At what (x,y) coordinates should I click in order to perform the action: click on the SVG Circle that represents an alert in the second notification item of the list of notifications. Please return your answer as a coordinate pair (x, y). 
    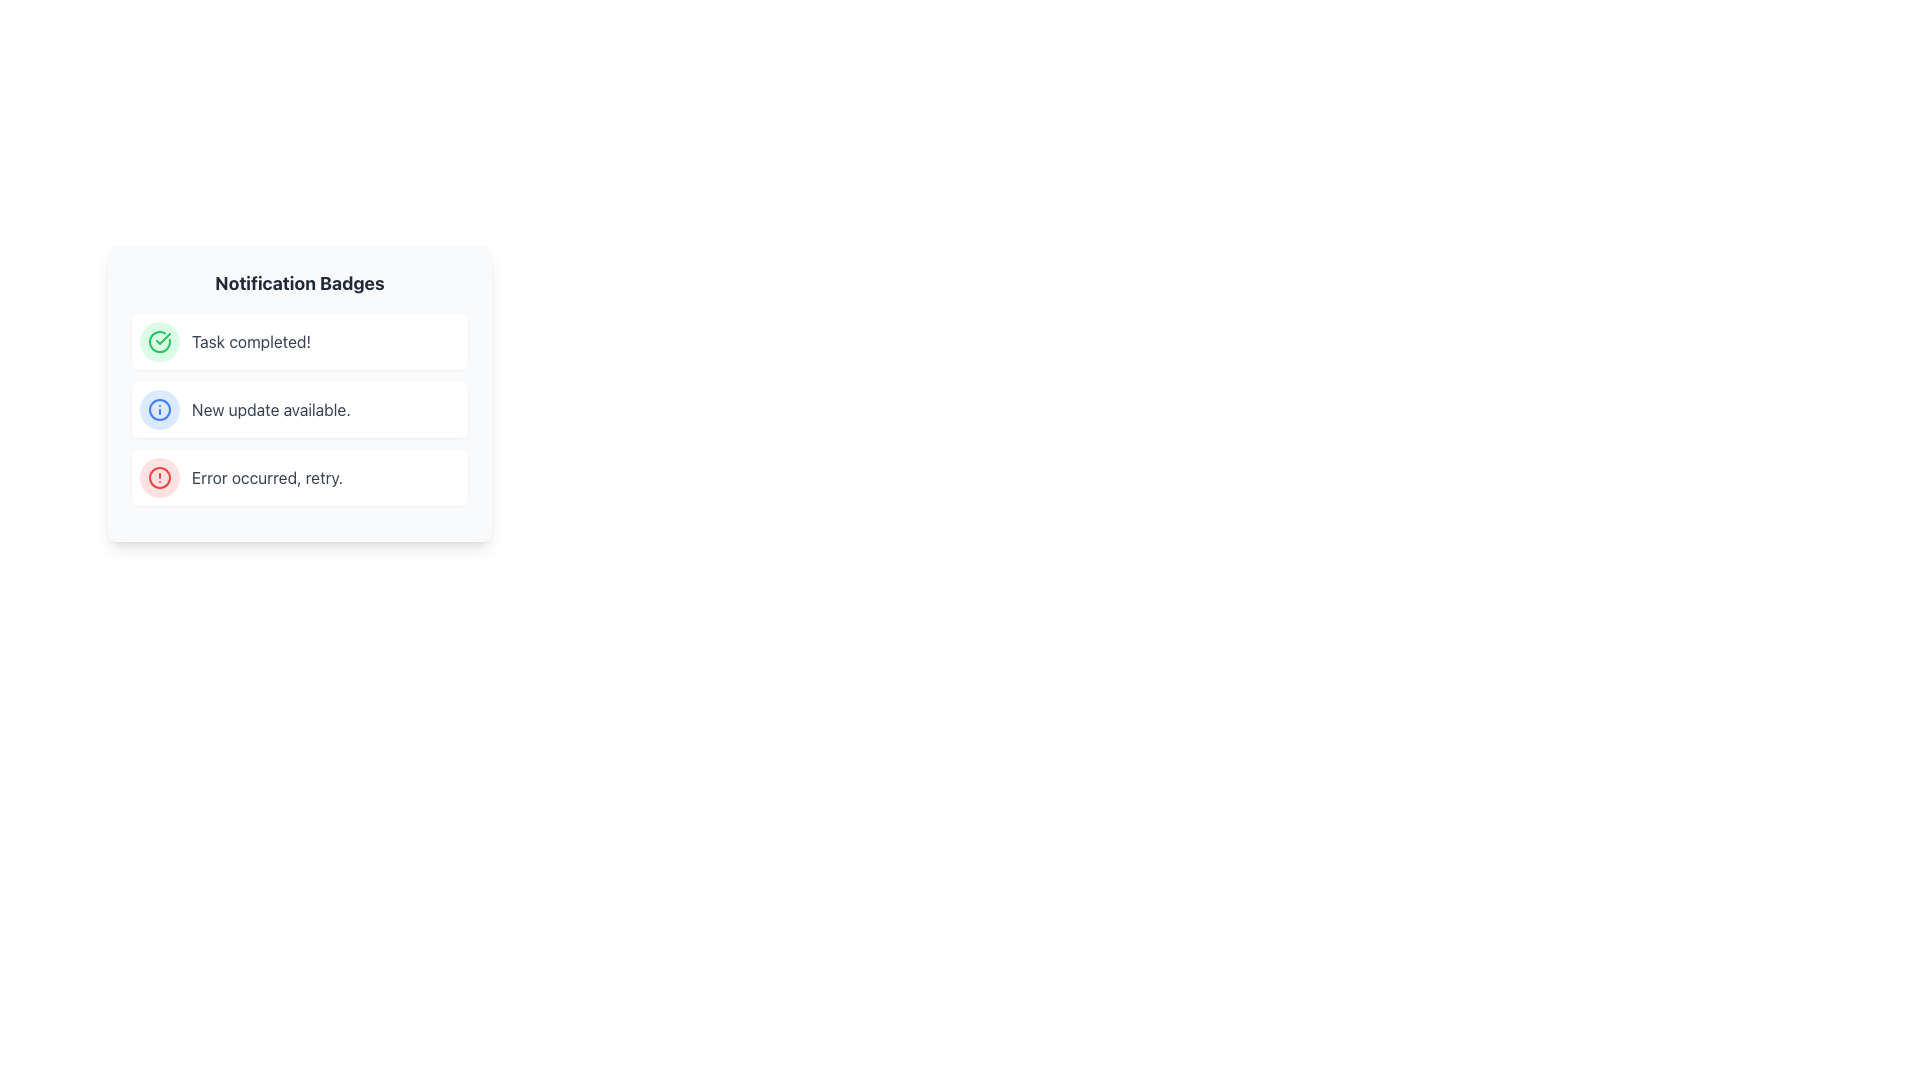
    Looking at the image, I should click on (158, 408).